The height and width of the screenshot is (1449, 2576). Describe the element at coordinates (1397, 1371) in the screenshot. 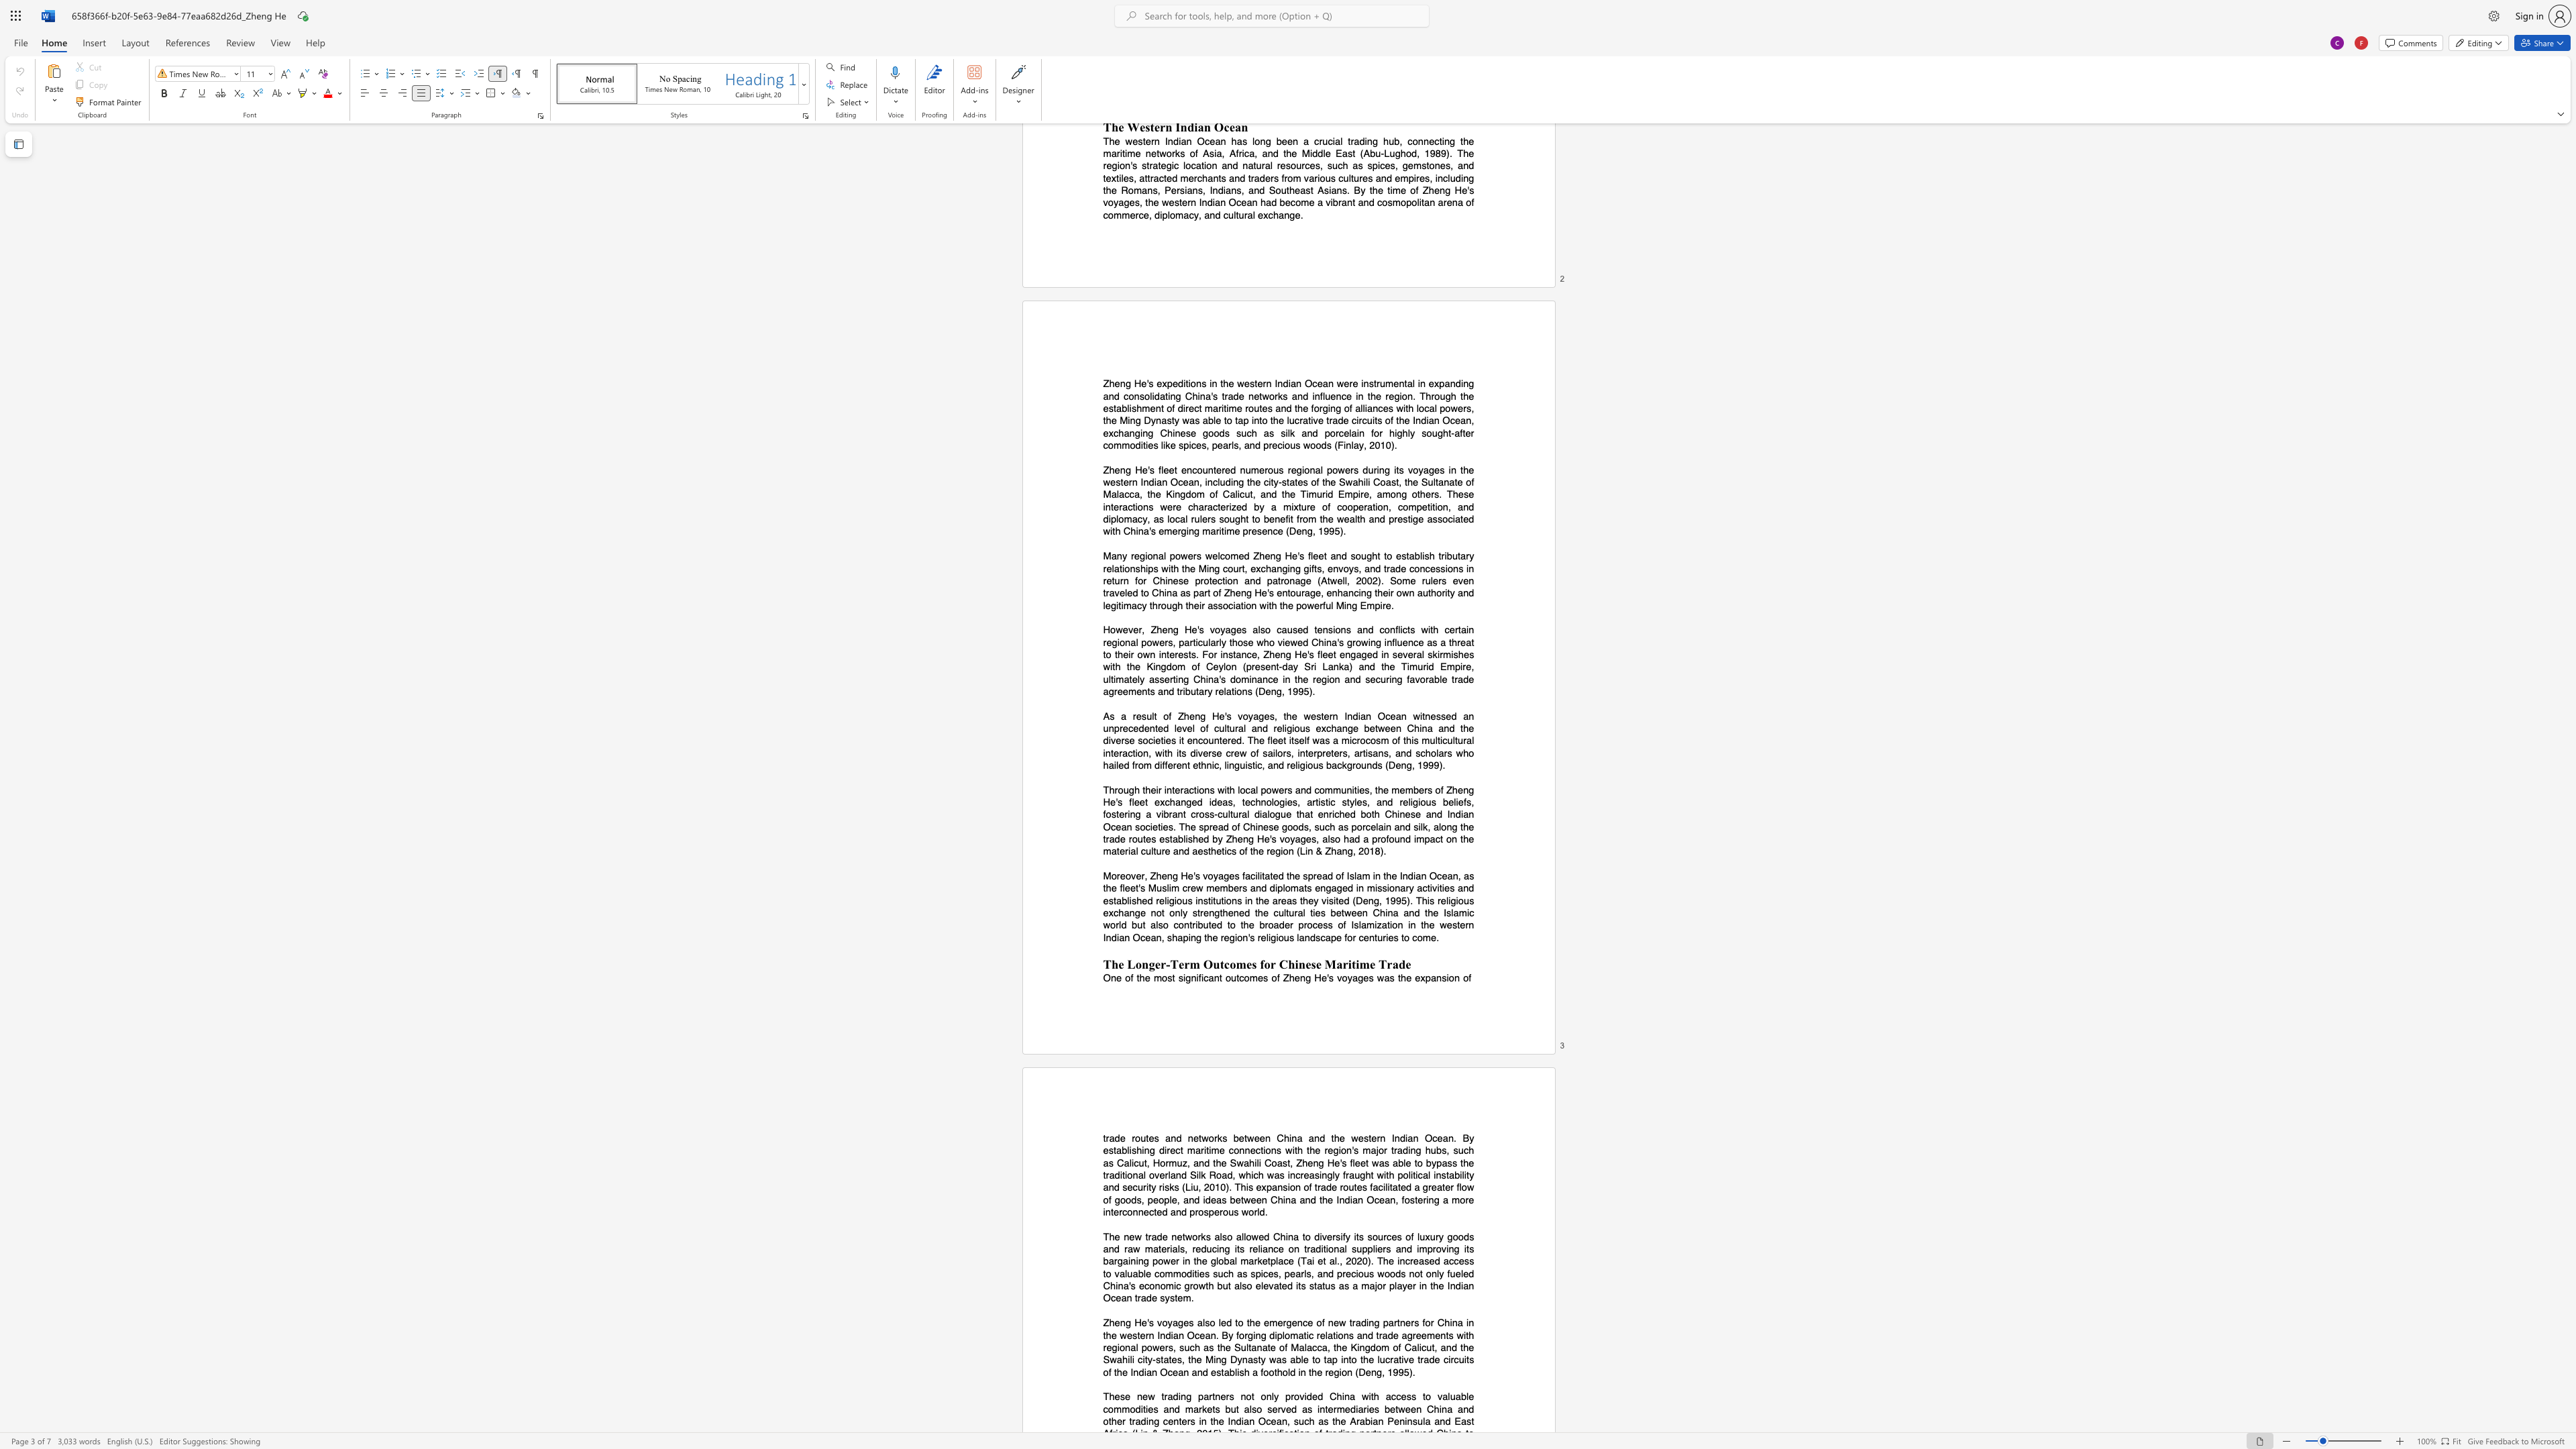

I see `the space between the continuous character "9" and "9" in the text` at that location.